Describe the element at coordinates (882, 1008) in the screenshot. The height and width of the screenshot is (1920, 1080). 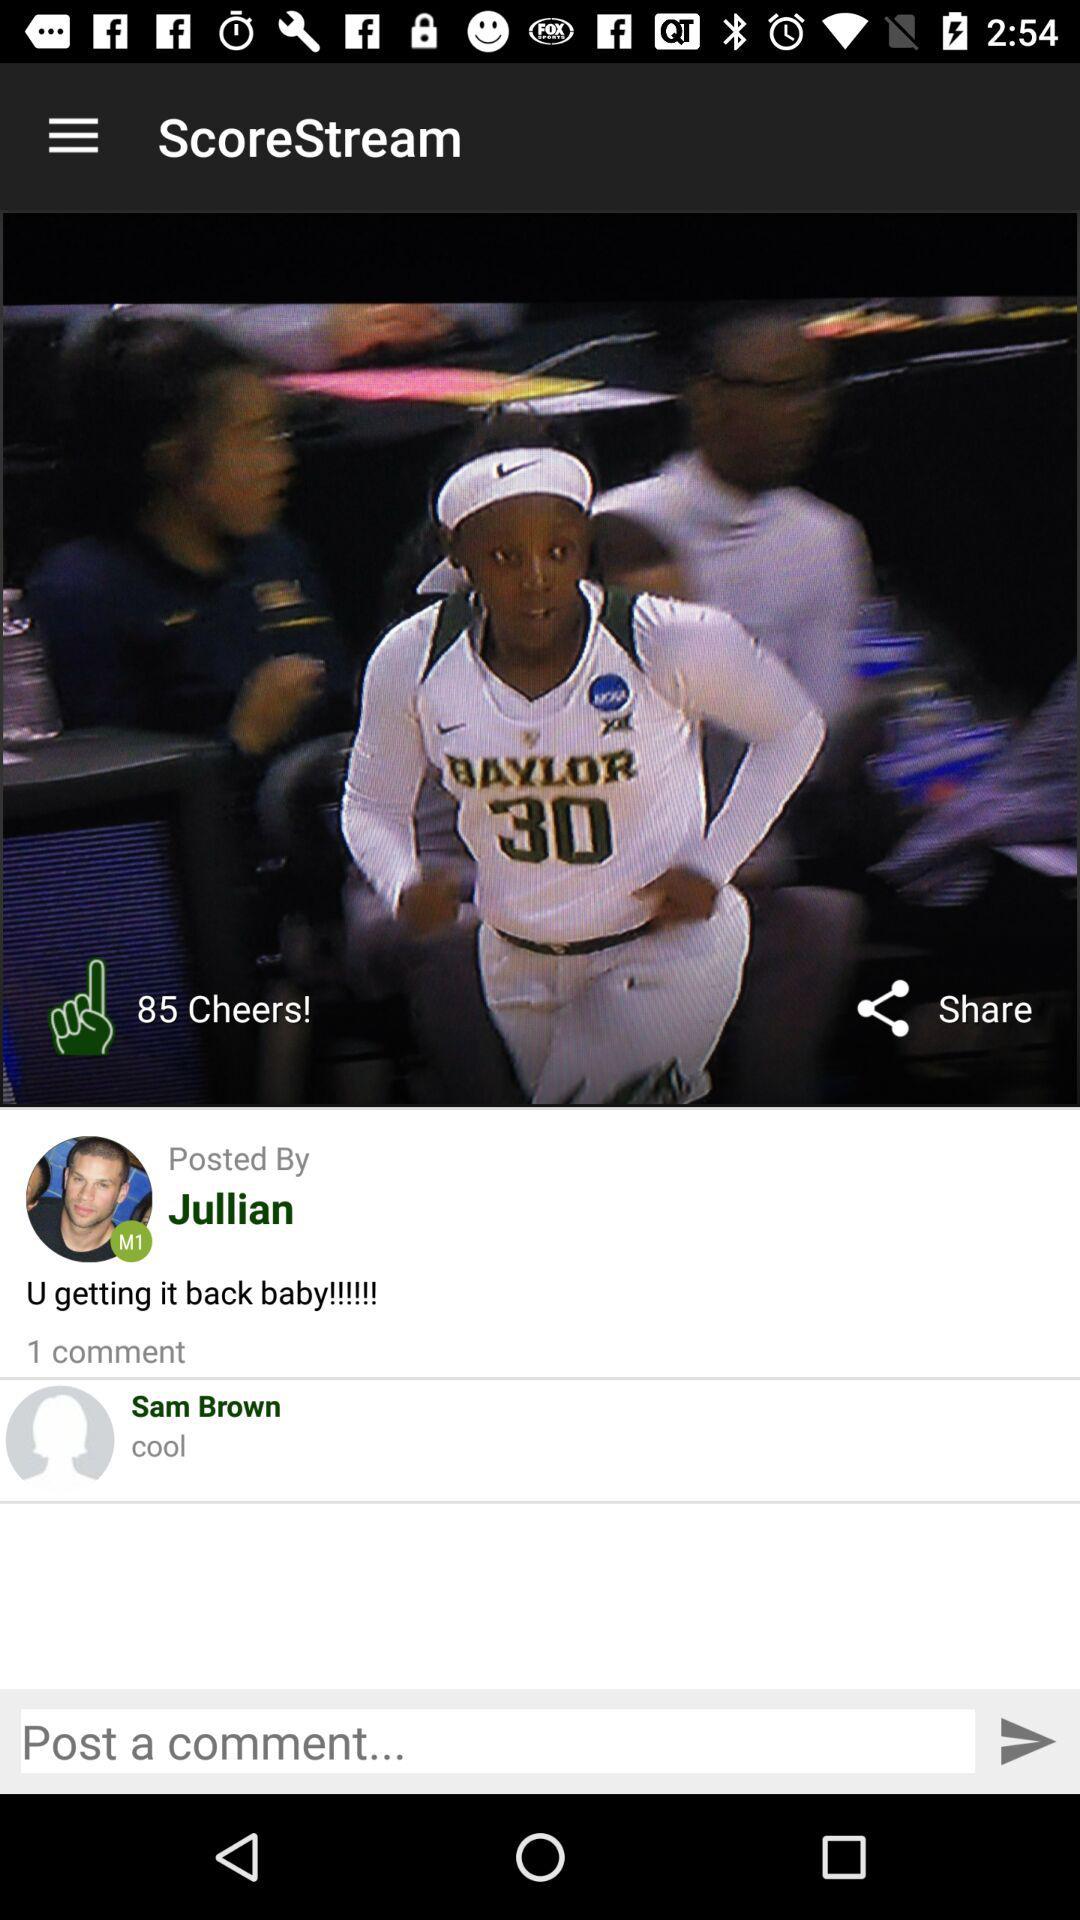
I see `the item to the left of the share` at that location.